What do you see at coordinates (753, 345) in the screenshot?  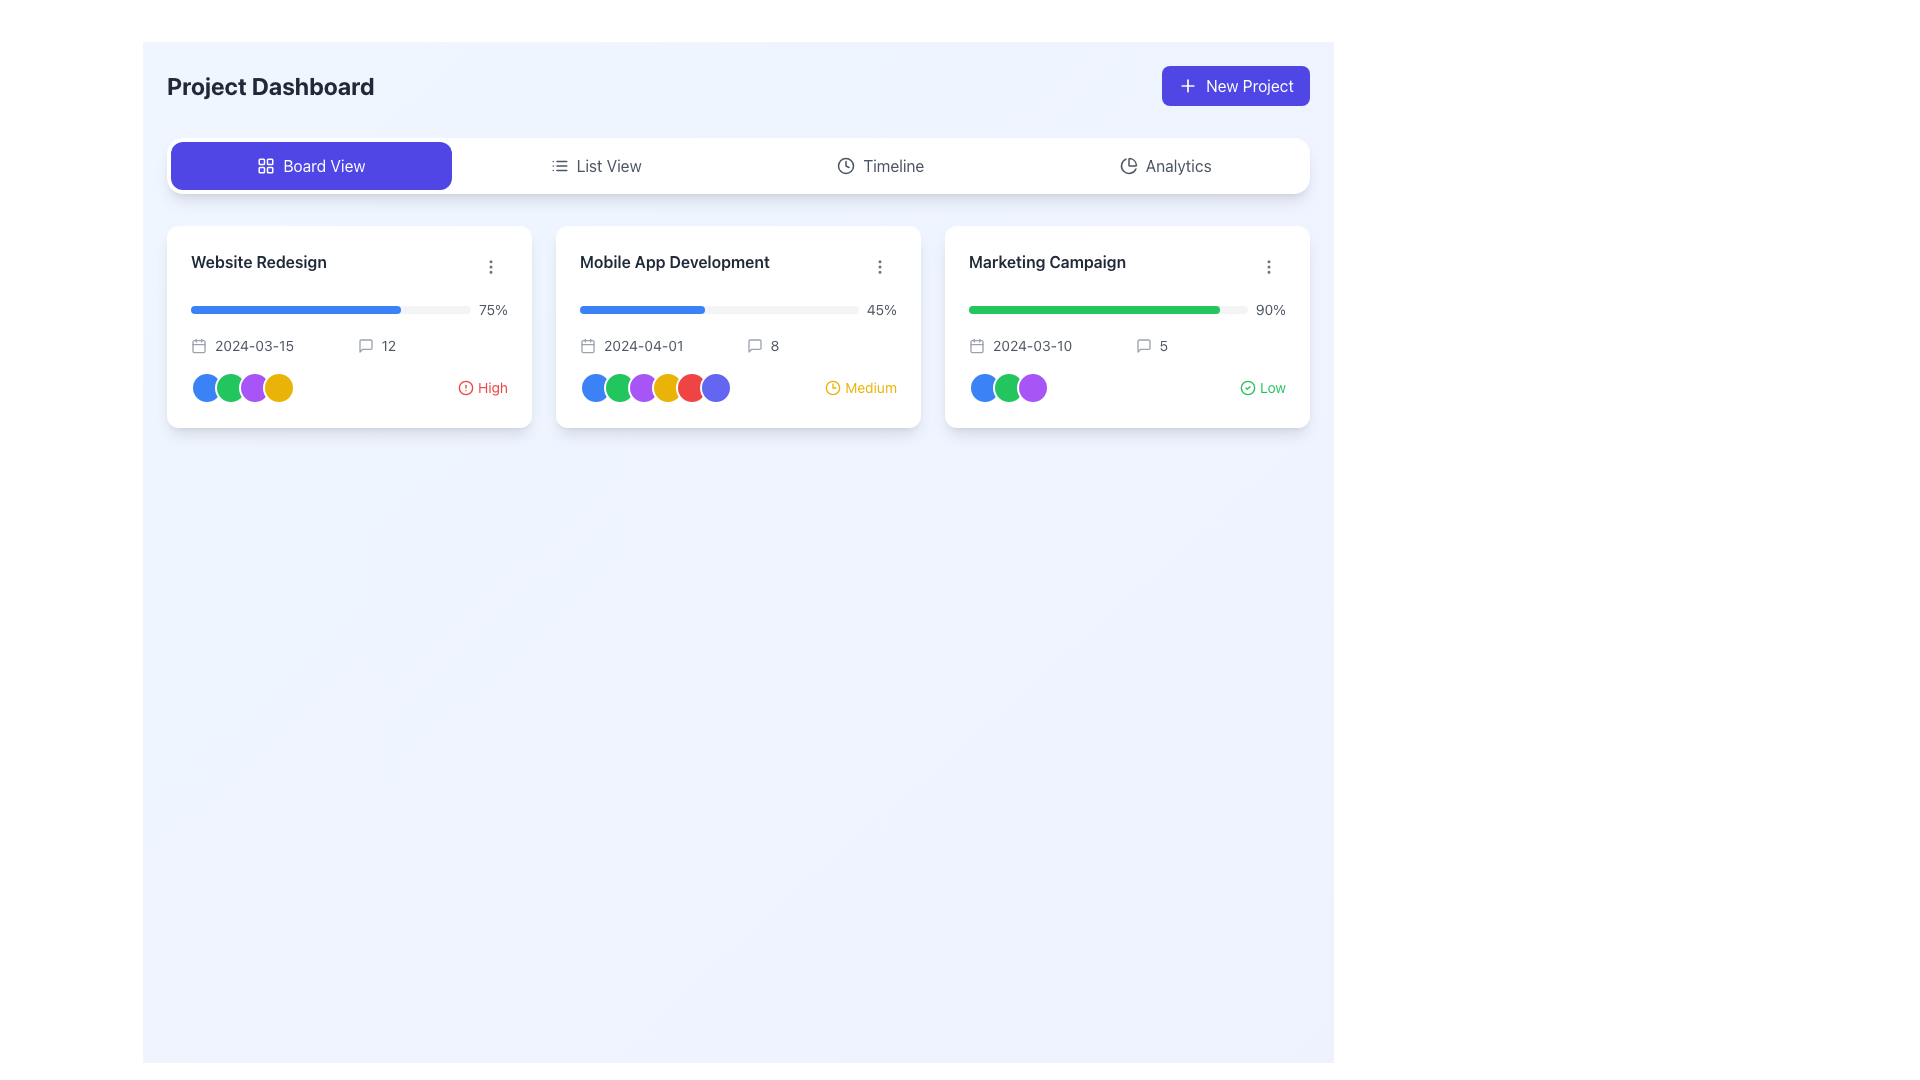 I see `the speech bubble icon indicating messages, located next to the numeric indicator '8' on the 'Mobile App Development' card in the middle column` at bounding box center [753, 345].